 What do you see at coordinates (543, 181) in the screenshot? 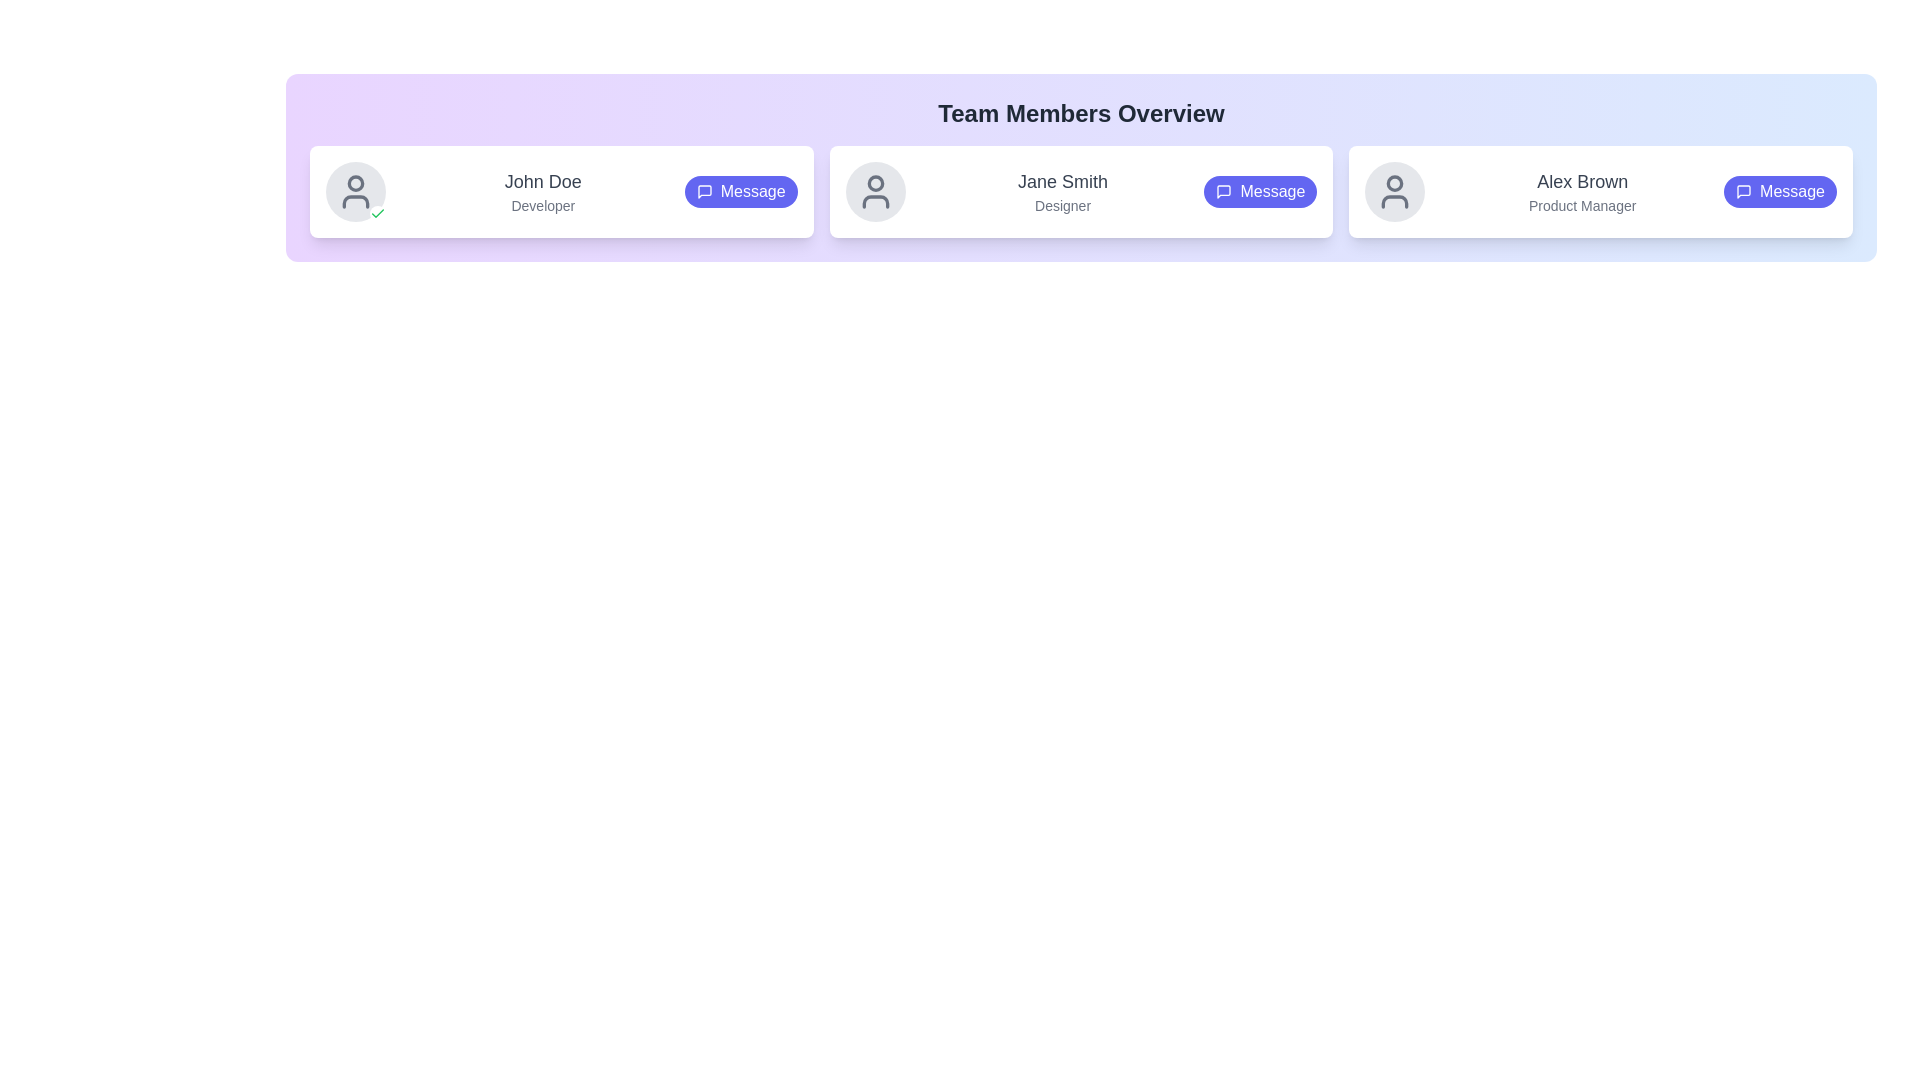
I see `the text 'John Doe' displayed in the first text label of the card component in the top-left part of the interface for copy-paste` at bounding box center [543, 181].